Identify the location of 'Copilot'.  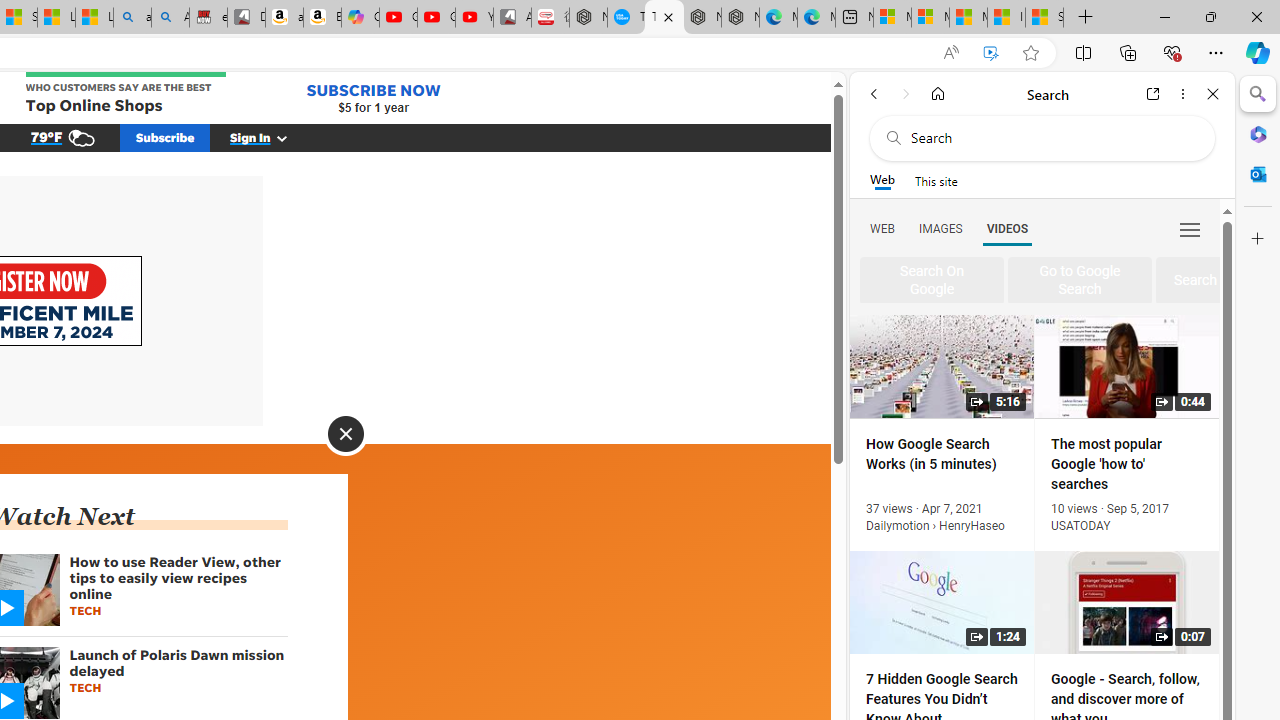
(360, 17).